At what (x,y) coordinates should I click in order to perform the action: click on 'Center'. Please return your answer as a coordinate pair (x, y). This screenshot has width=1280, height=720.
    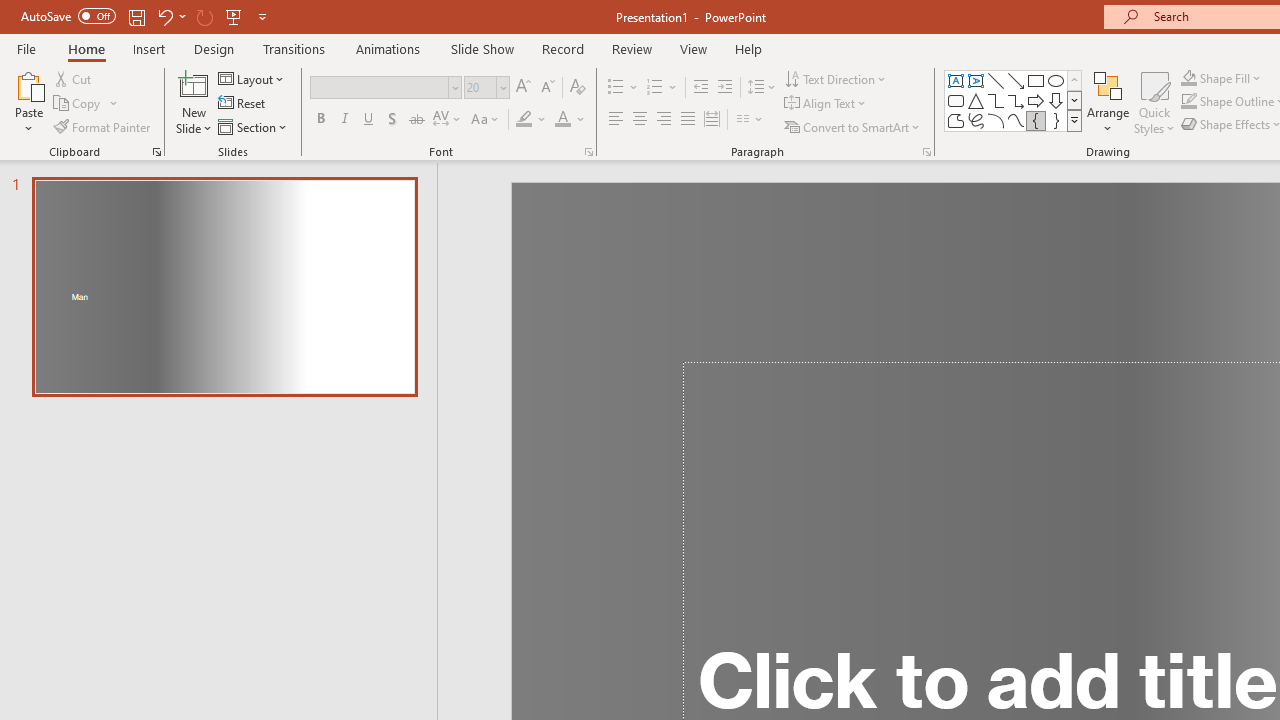
    Looking at the image, I should click on (640, 119).